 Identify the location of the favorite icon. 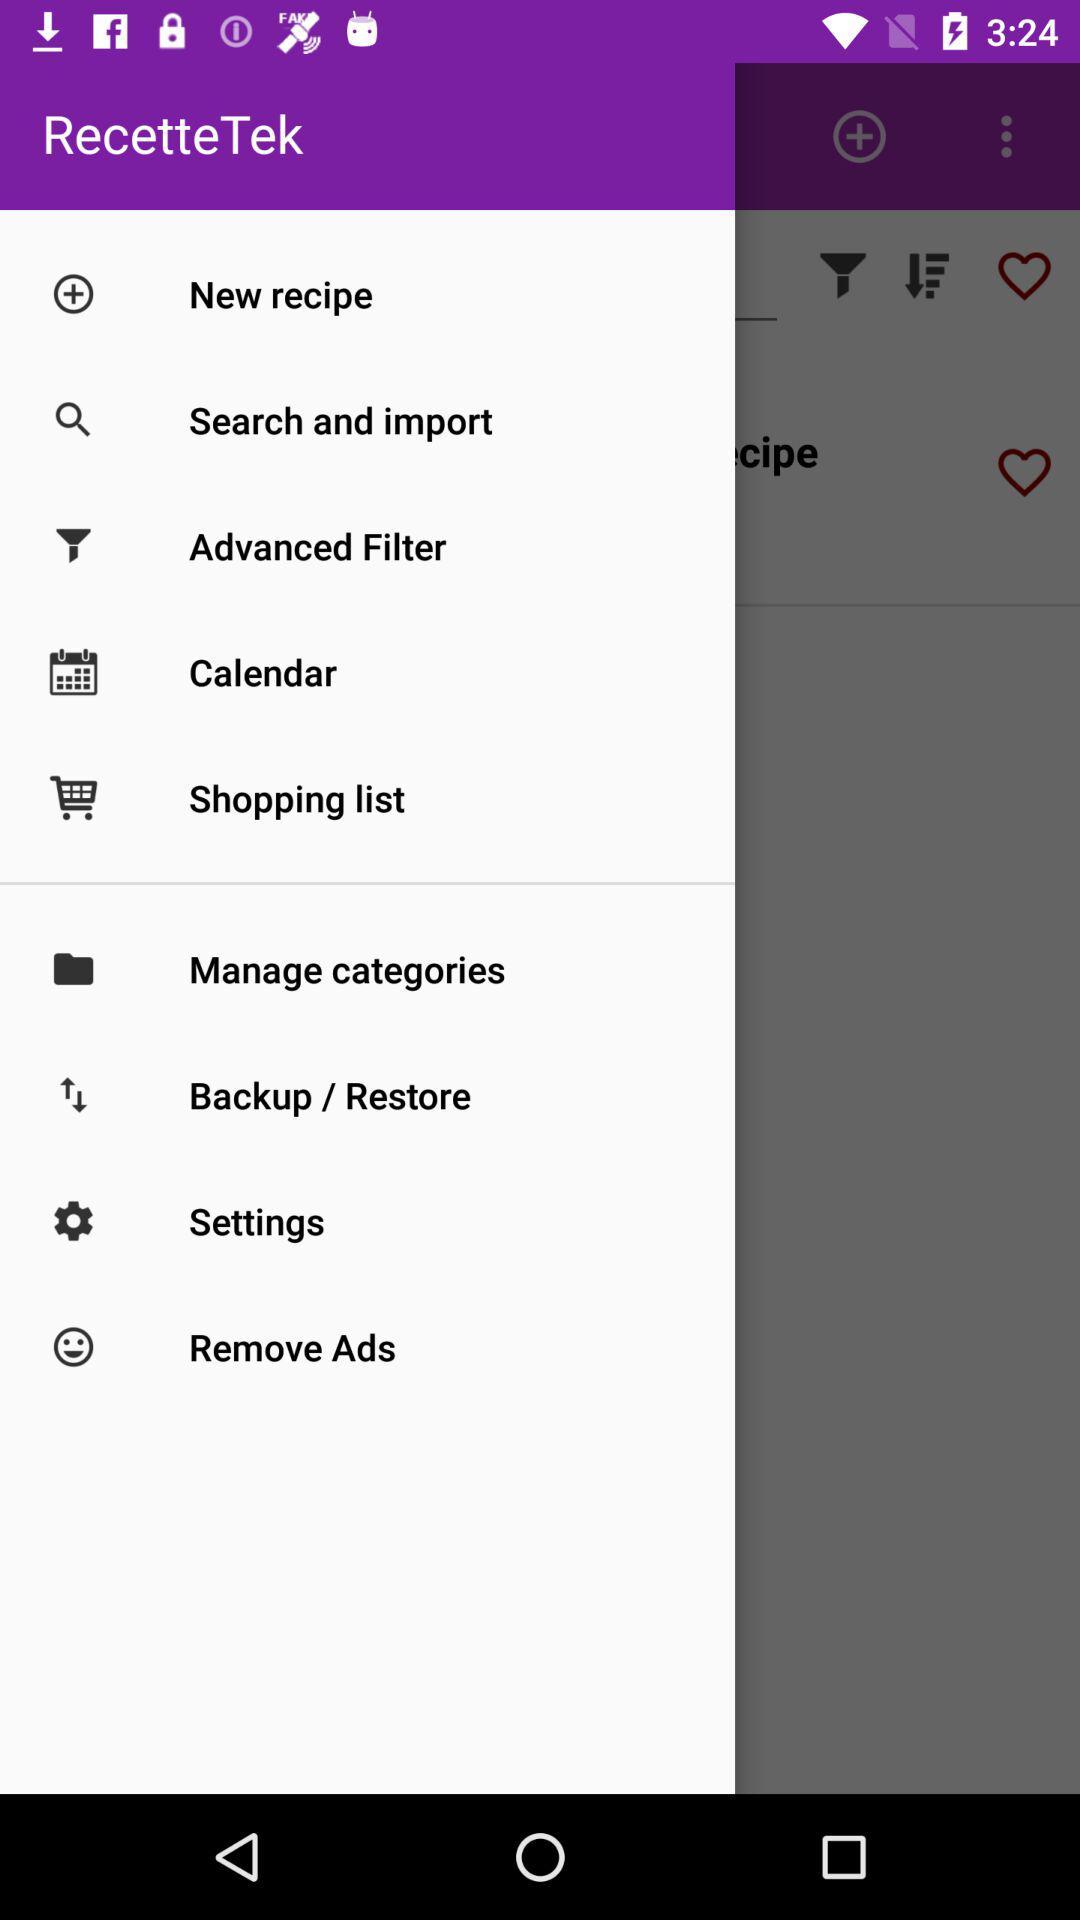
(1024, 274).